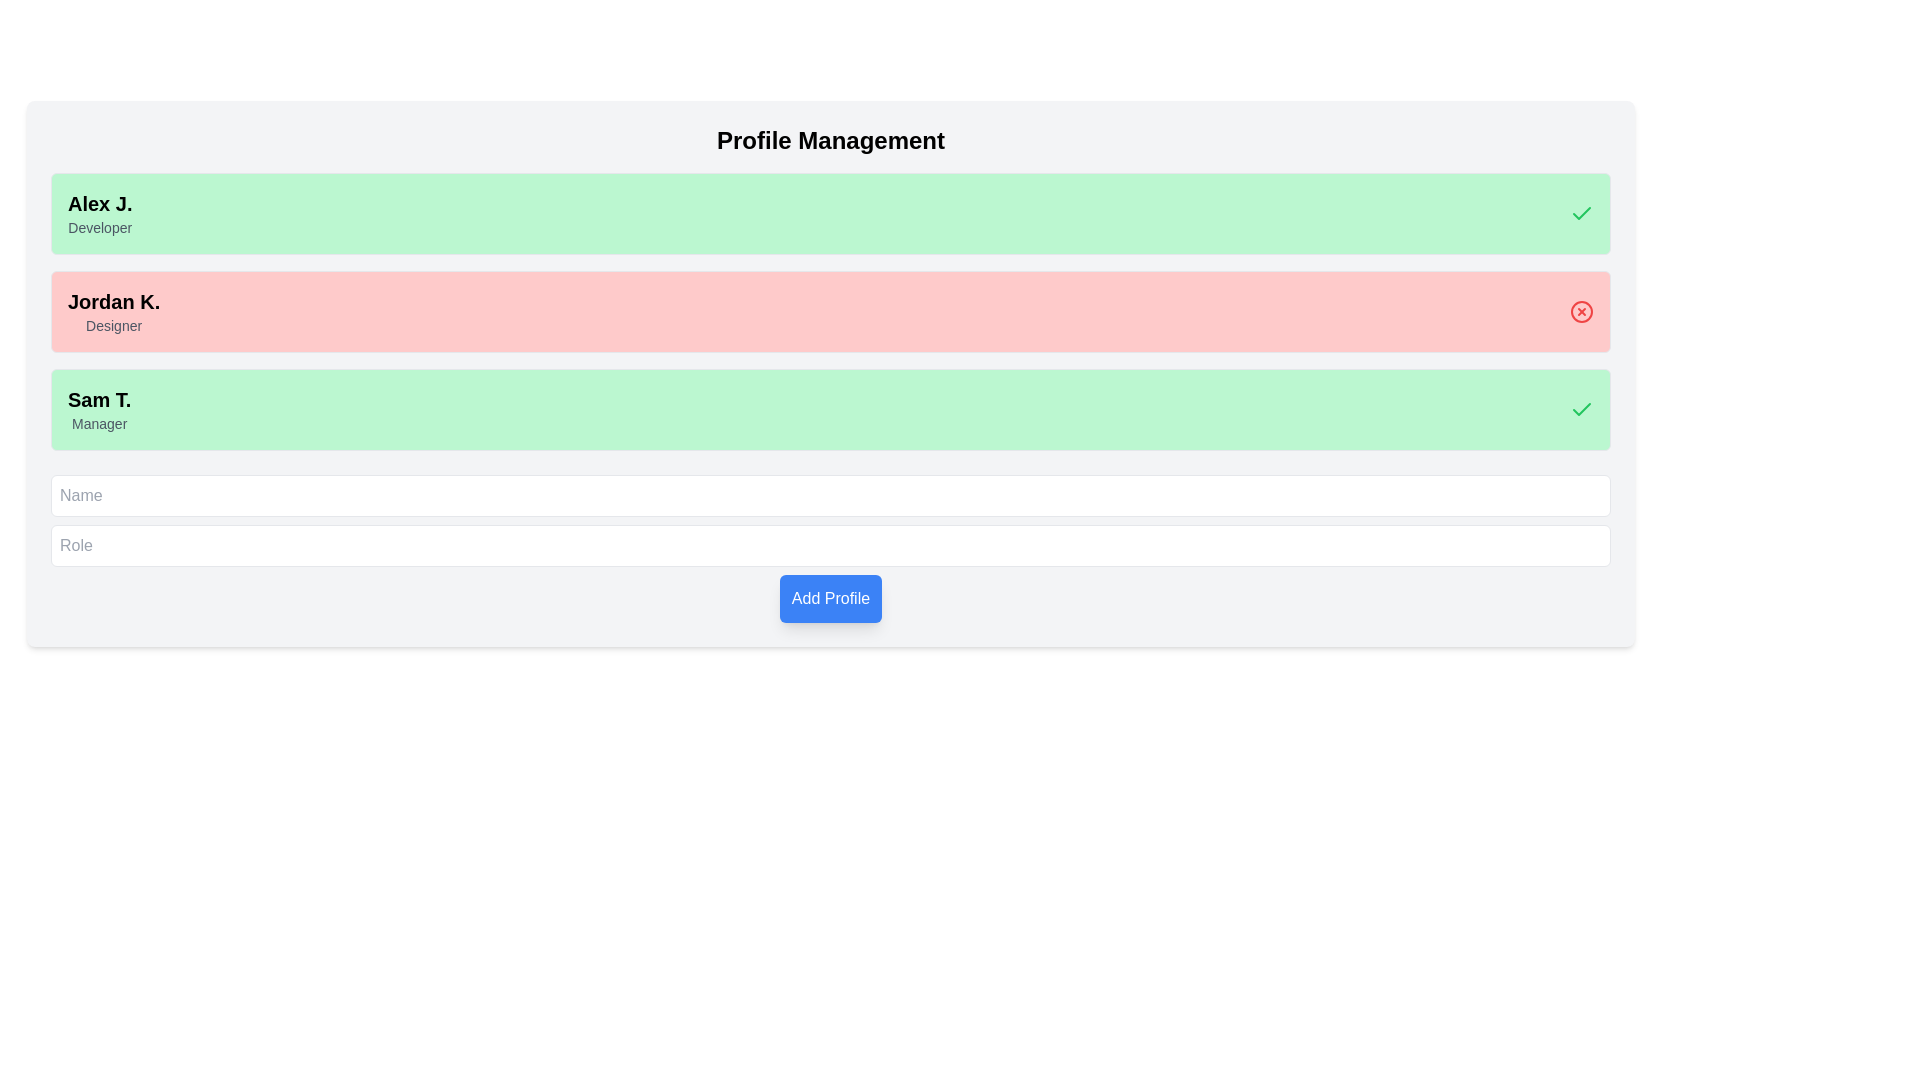 The height and width of the screenshot is (1080, 1920). I want to click on the red circular button with a white 'X' icon, so click(1577, 312).